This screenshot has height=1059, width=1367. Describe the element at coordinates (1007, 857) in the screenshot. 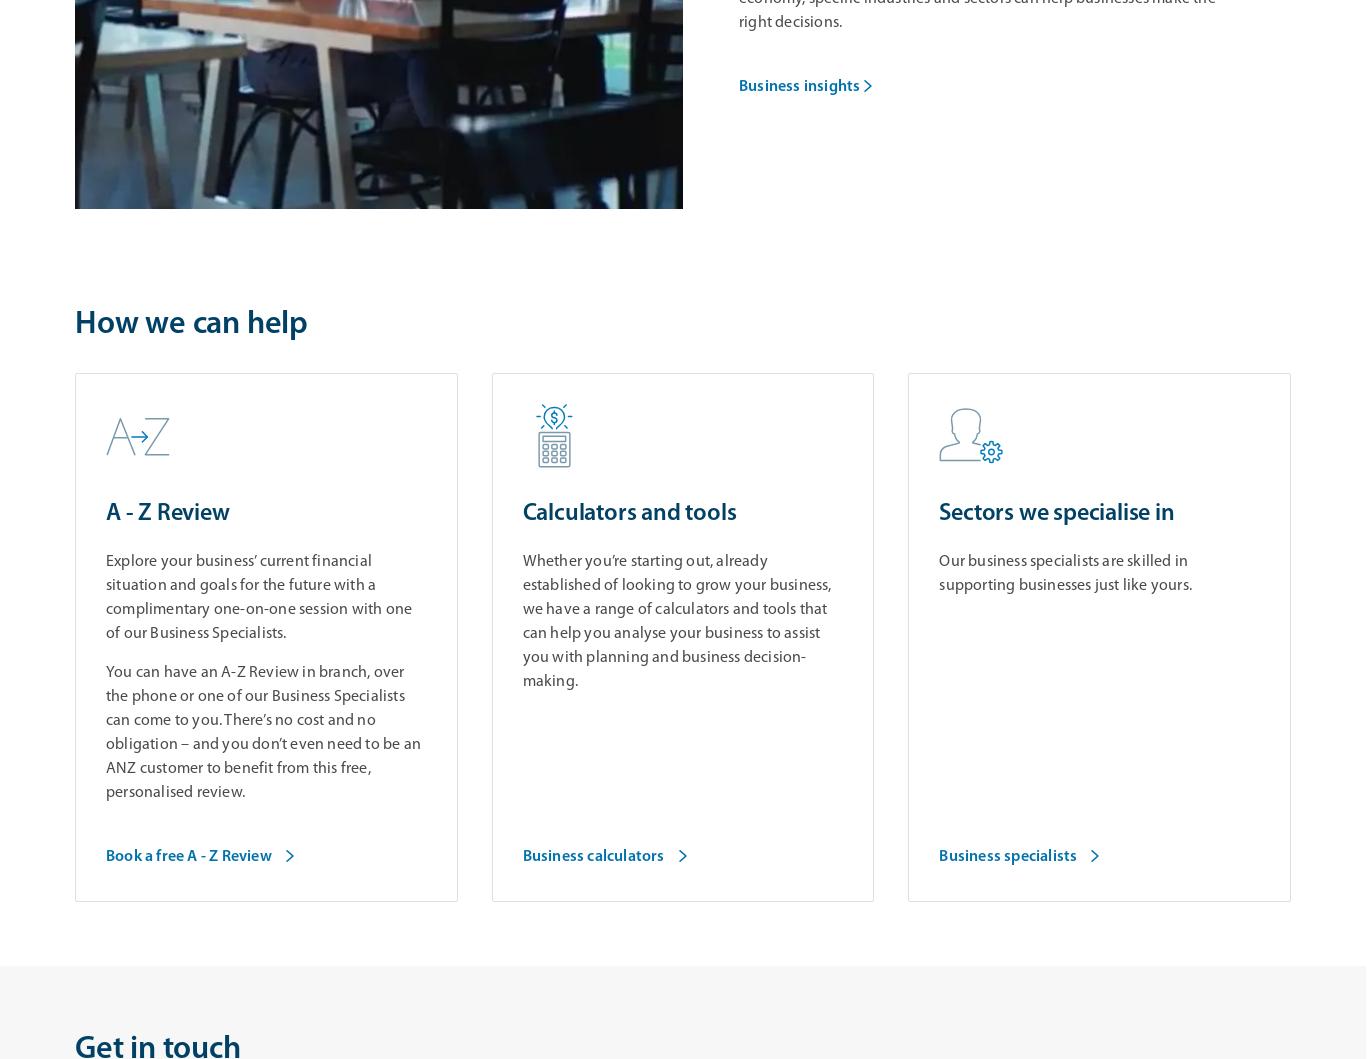

I see `'Business specialists'` at that location.